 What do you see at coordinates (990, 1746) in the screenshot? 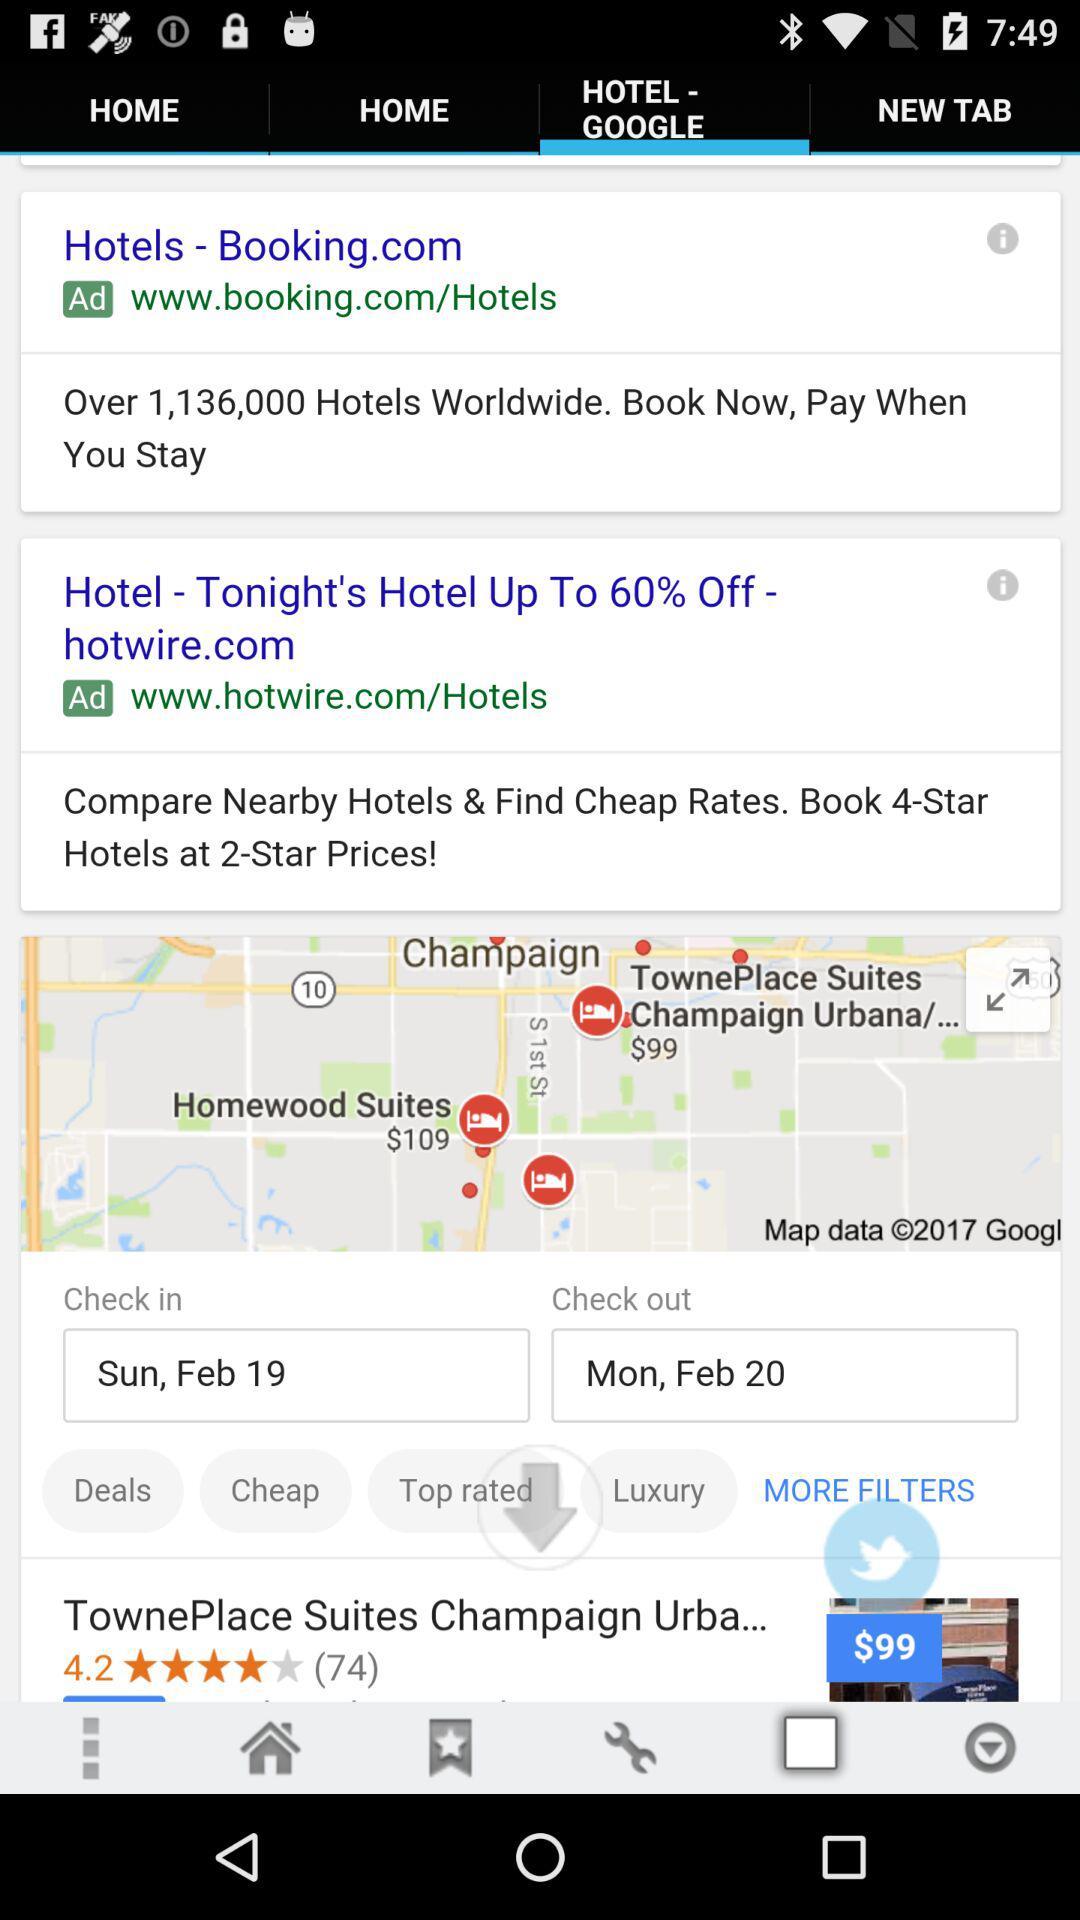
I see `down arrow` at bounding box center [990, 1746].